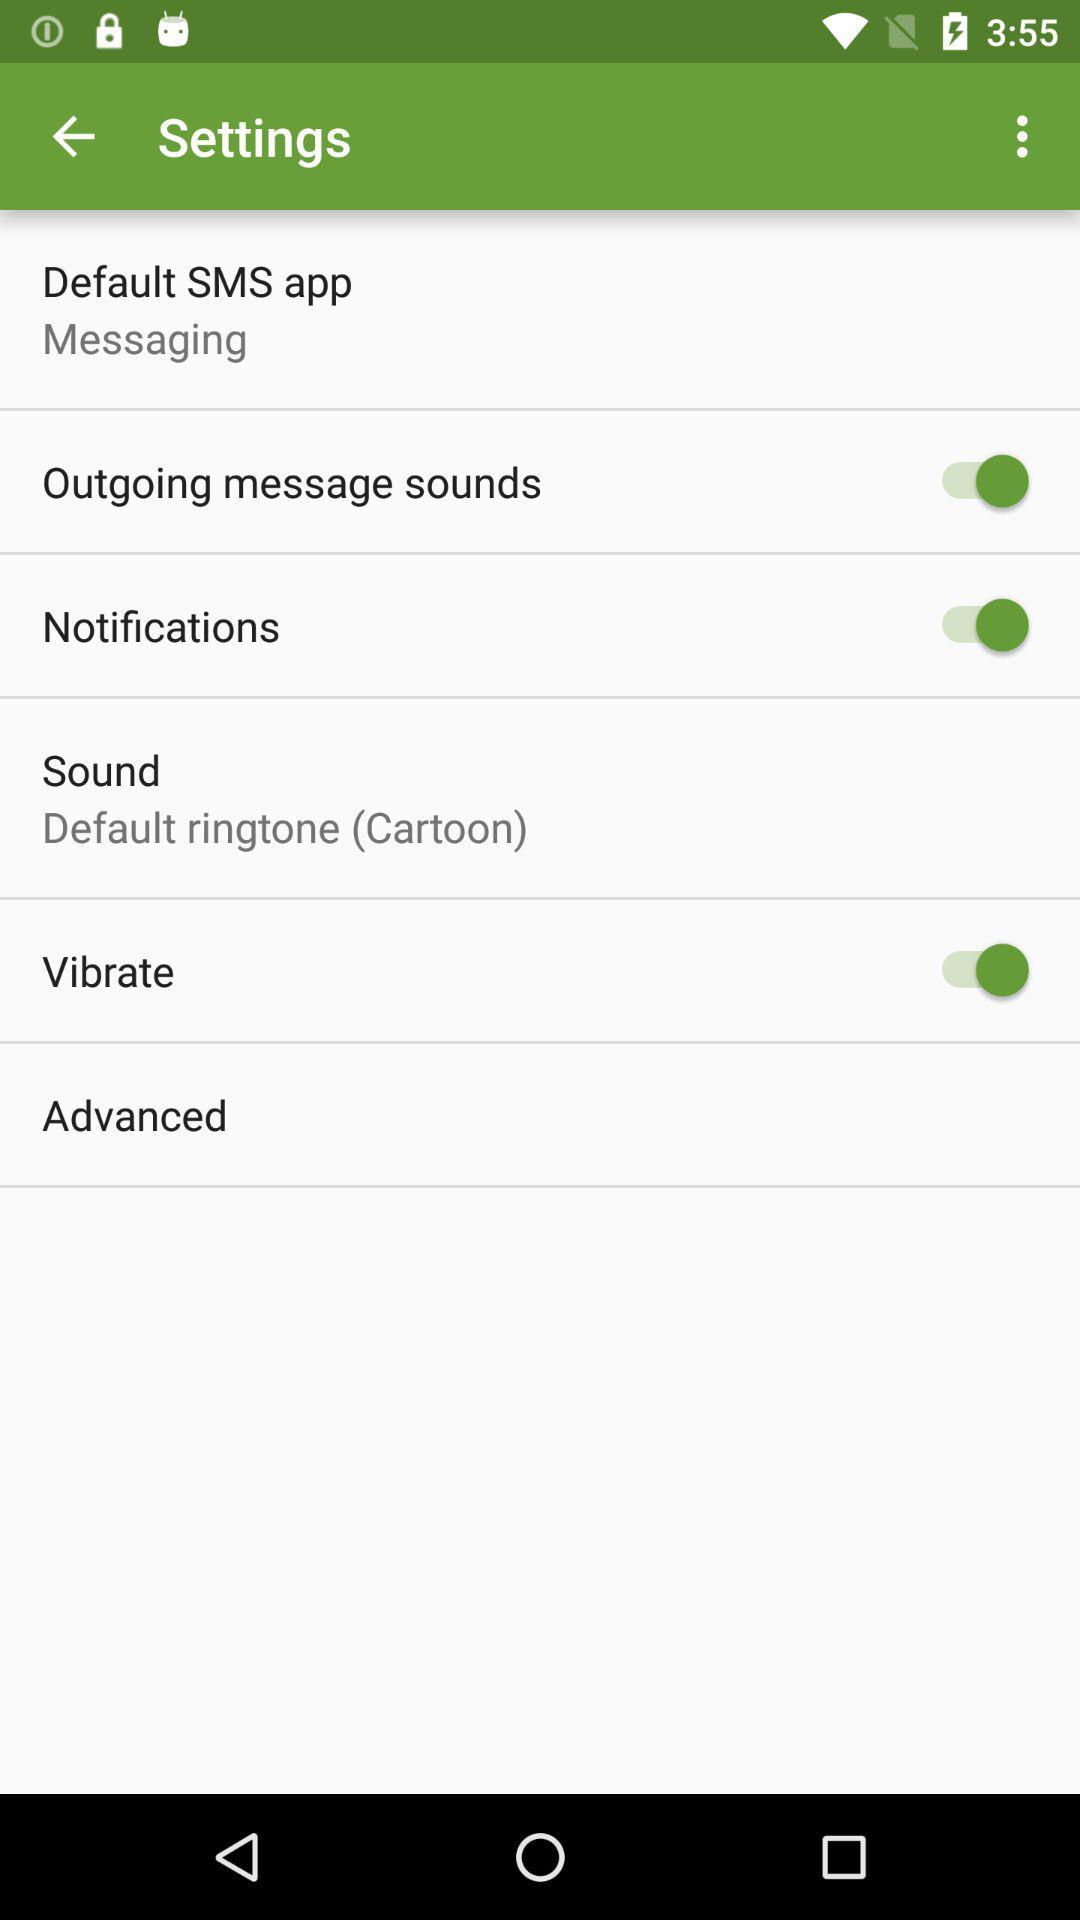 The image size is (1080, 1920). I want to click on advanced item, so click(135, 1113).